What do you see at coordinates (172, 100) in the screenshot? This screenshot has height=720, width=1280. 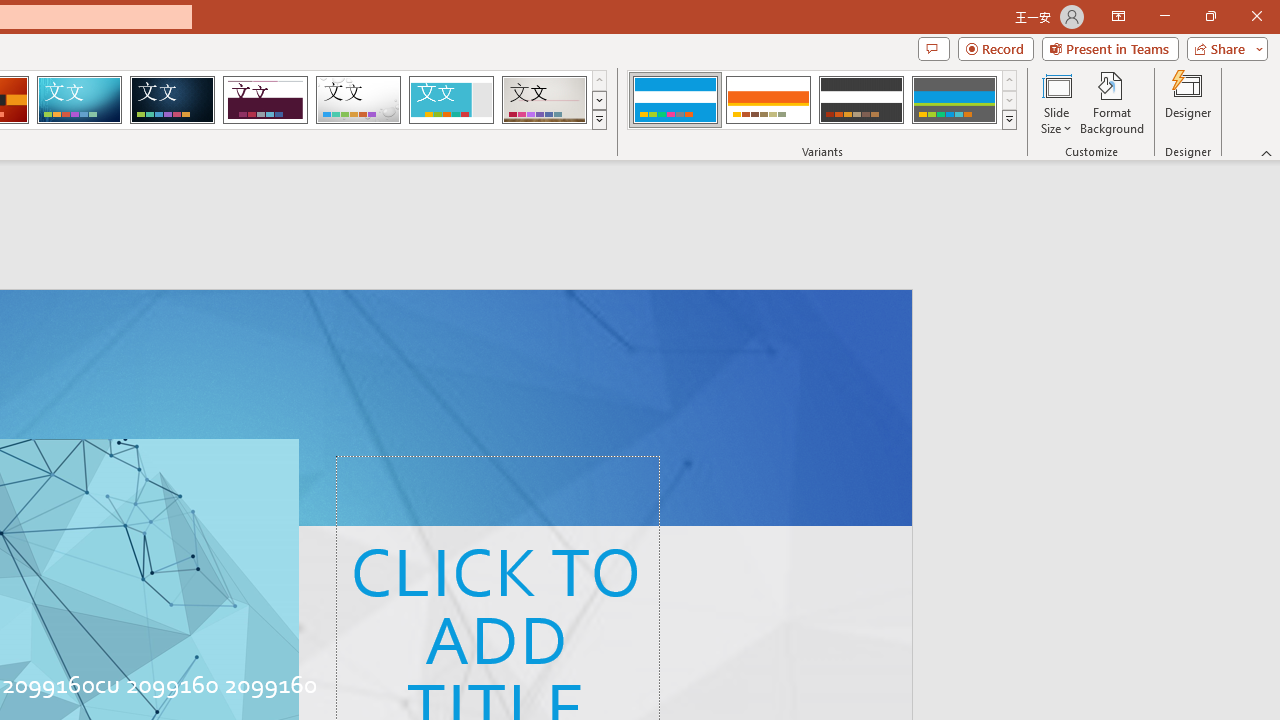 I see `'Damask'` at bounding box center [172, 100].